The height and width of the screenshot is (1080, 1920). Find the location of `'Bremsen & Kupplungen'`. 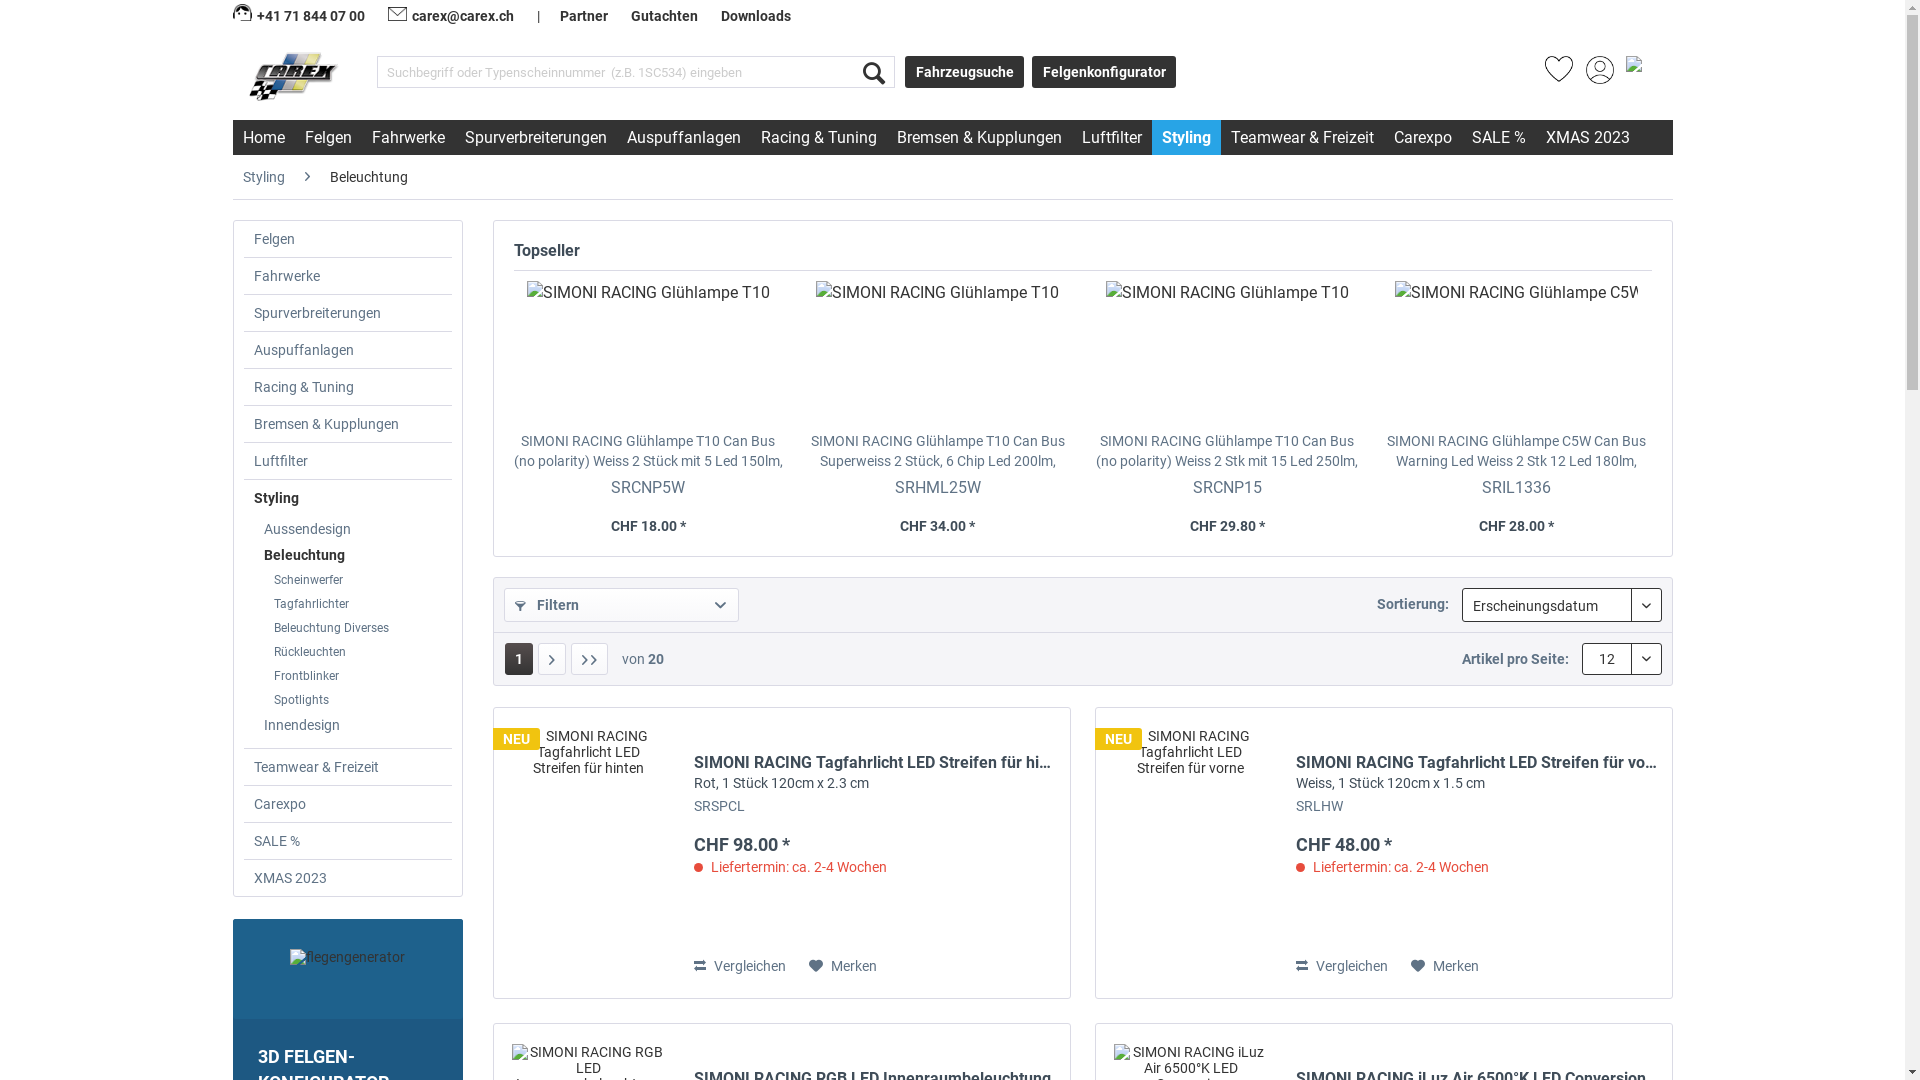

'Bremsen & Kupplungen' is located at coordinates (243, 423).